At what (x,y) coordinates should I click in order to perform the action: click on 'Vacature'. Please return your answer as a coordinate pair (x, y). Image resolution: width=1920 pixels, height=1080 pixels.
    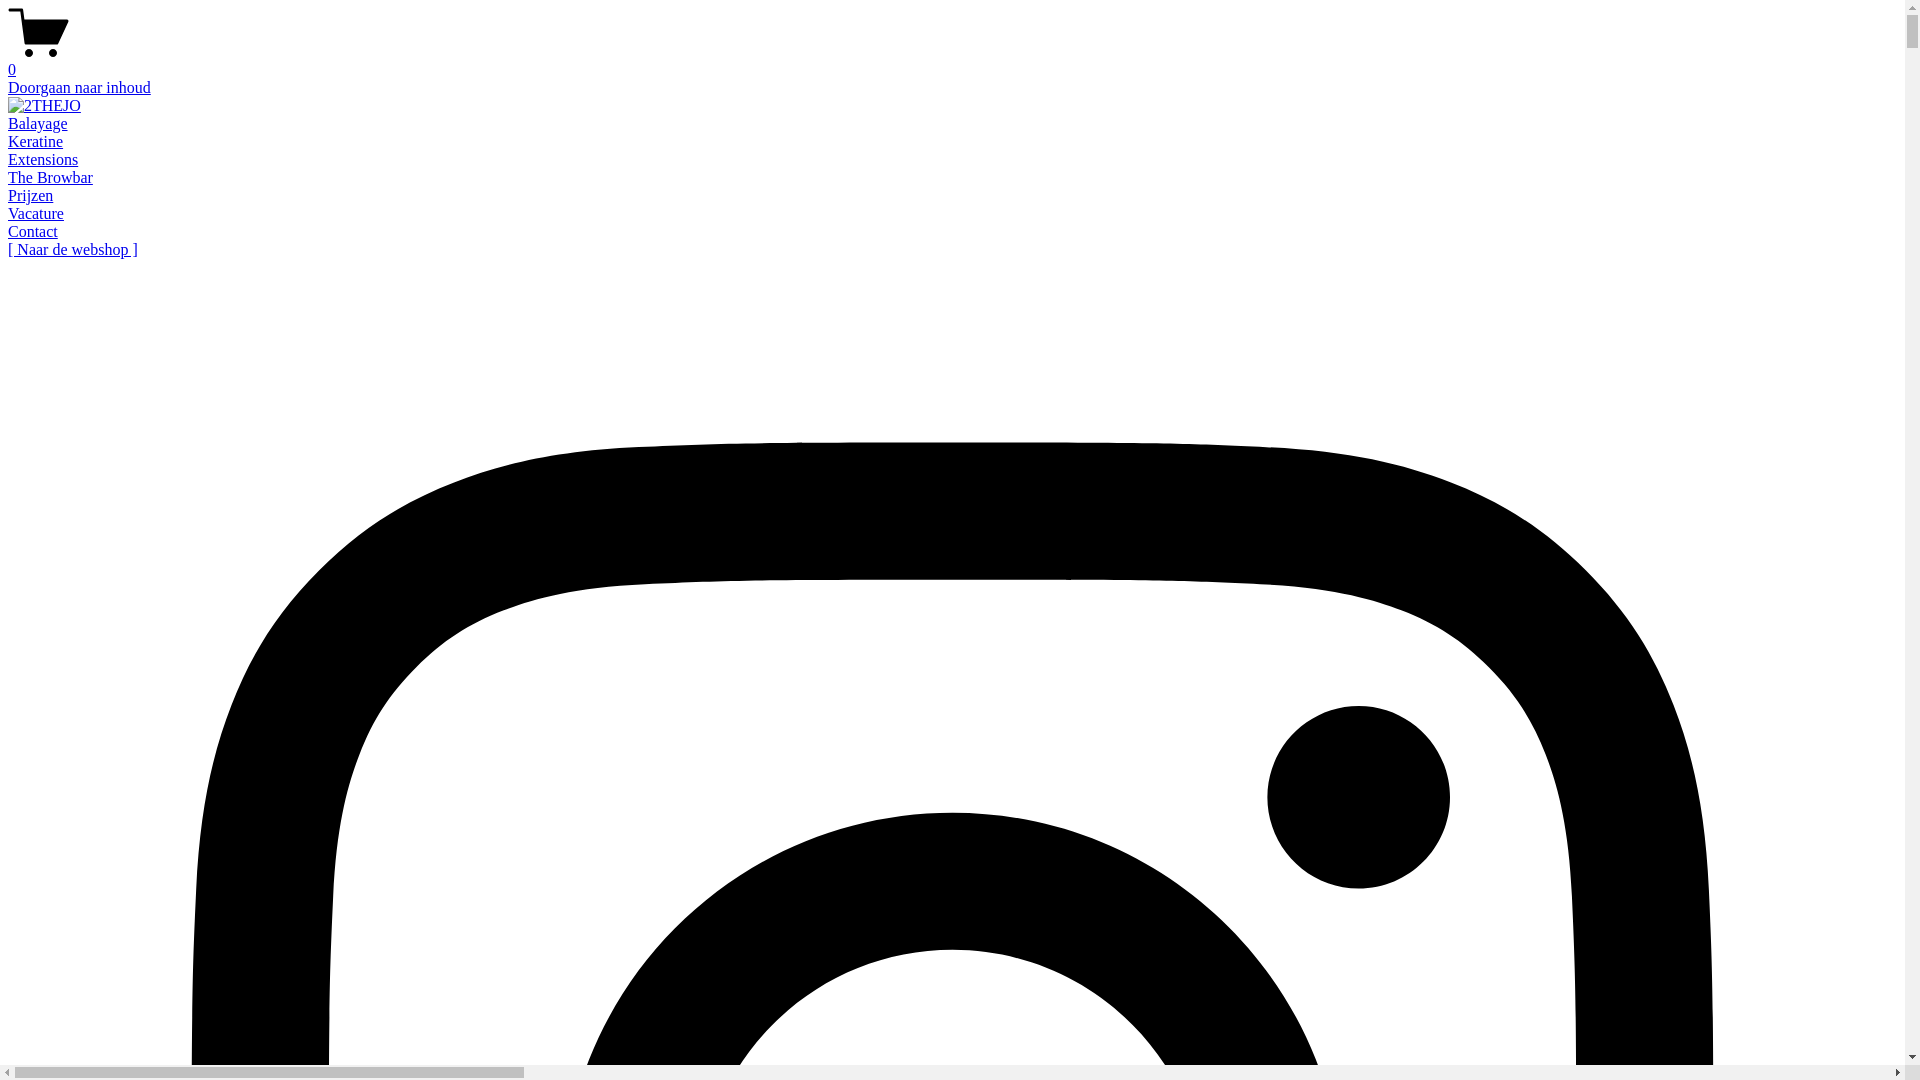
    Looking at the image, I should click on (8, 213).